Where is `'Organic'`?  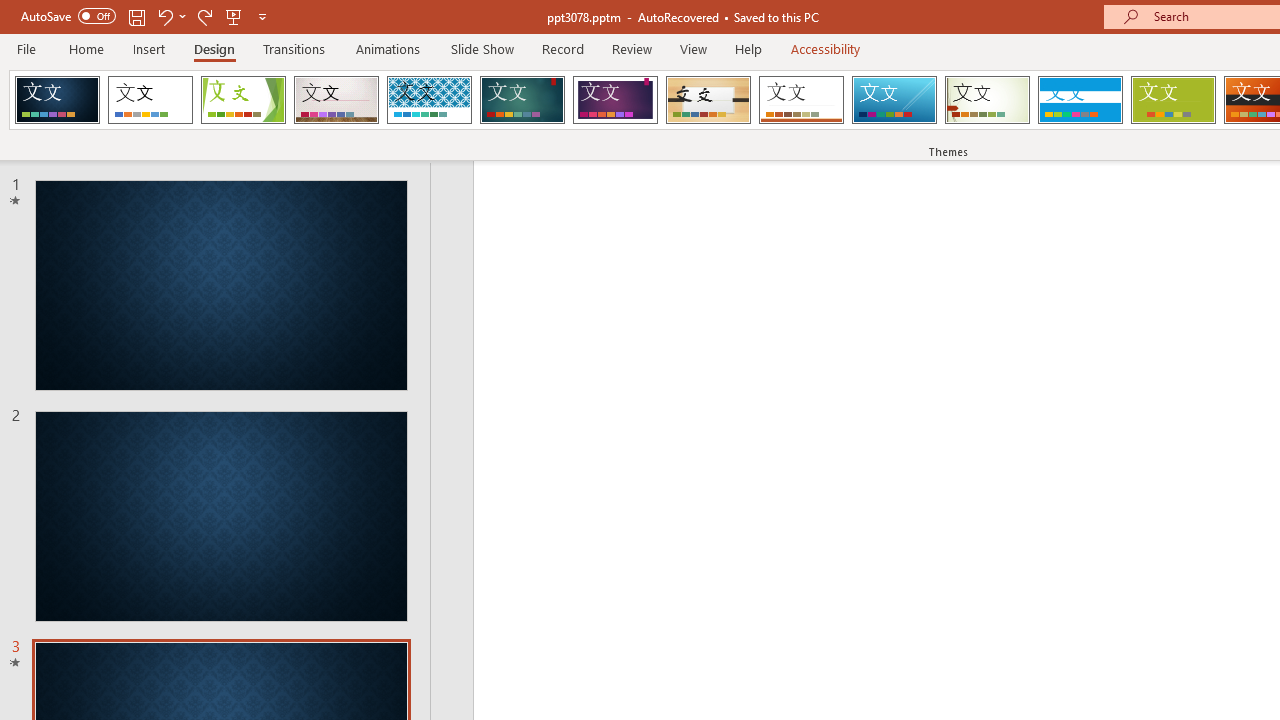
'Organic' is located at coordinates (708, 100).